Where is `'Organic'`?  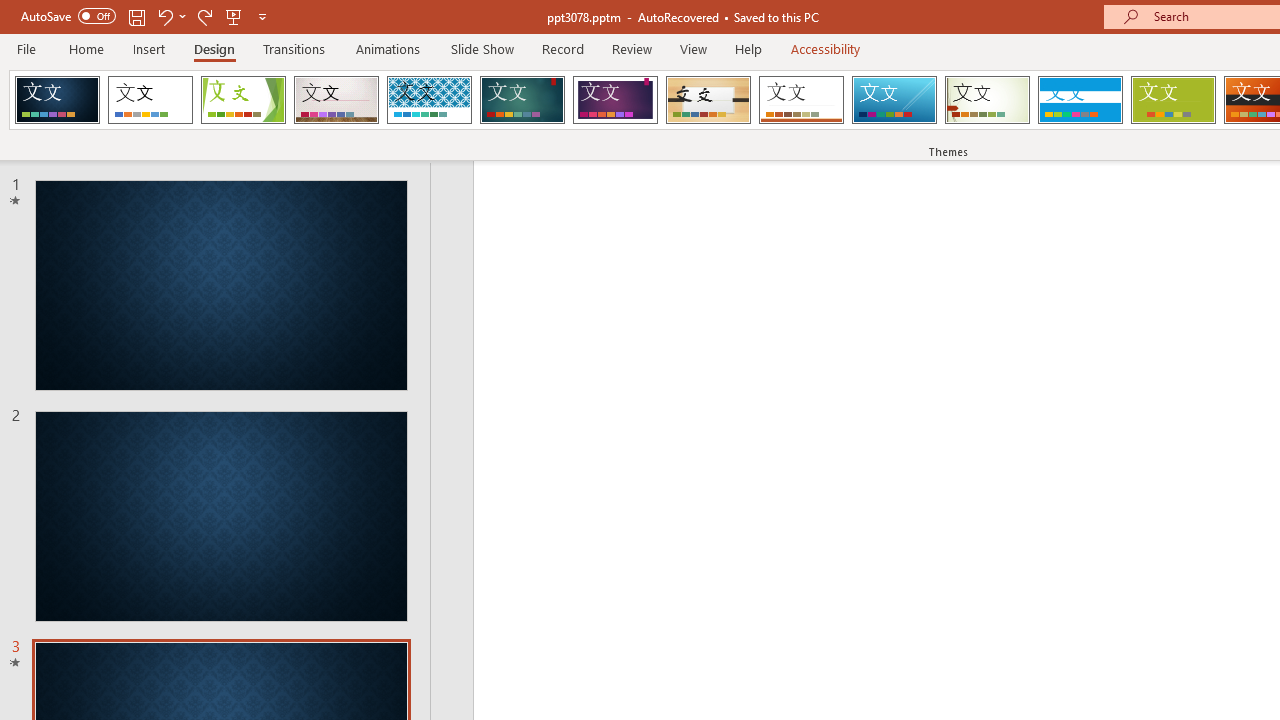
'Organic' is located at coordinates (708, 100).